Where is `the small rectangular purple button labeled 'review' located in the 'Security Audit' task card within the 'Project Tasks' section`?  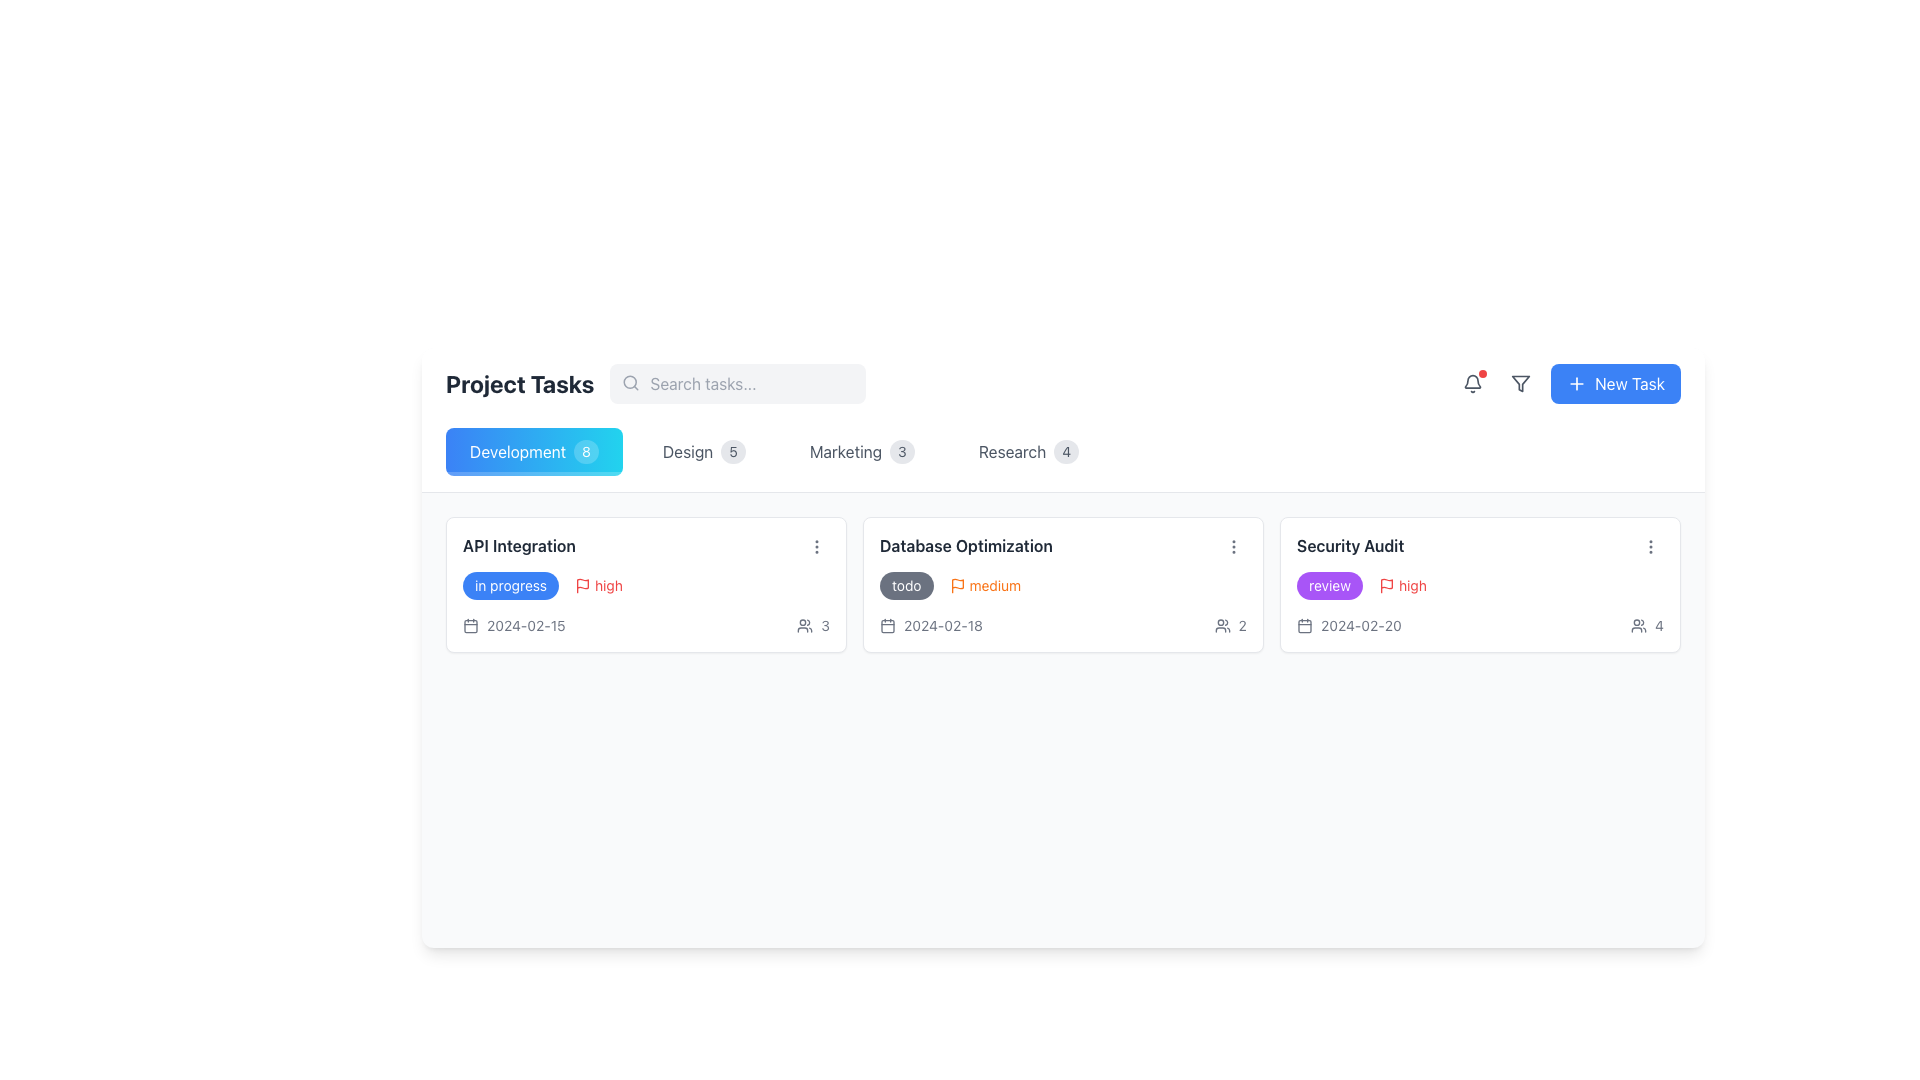
the small rectangular purple button labeled 'review' located in the 'Security Audit' task card within the 'Project Tasks' section is located at coordinates (1329, 585).